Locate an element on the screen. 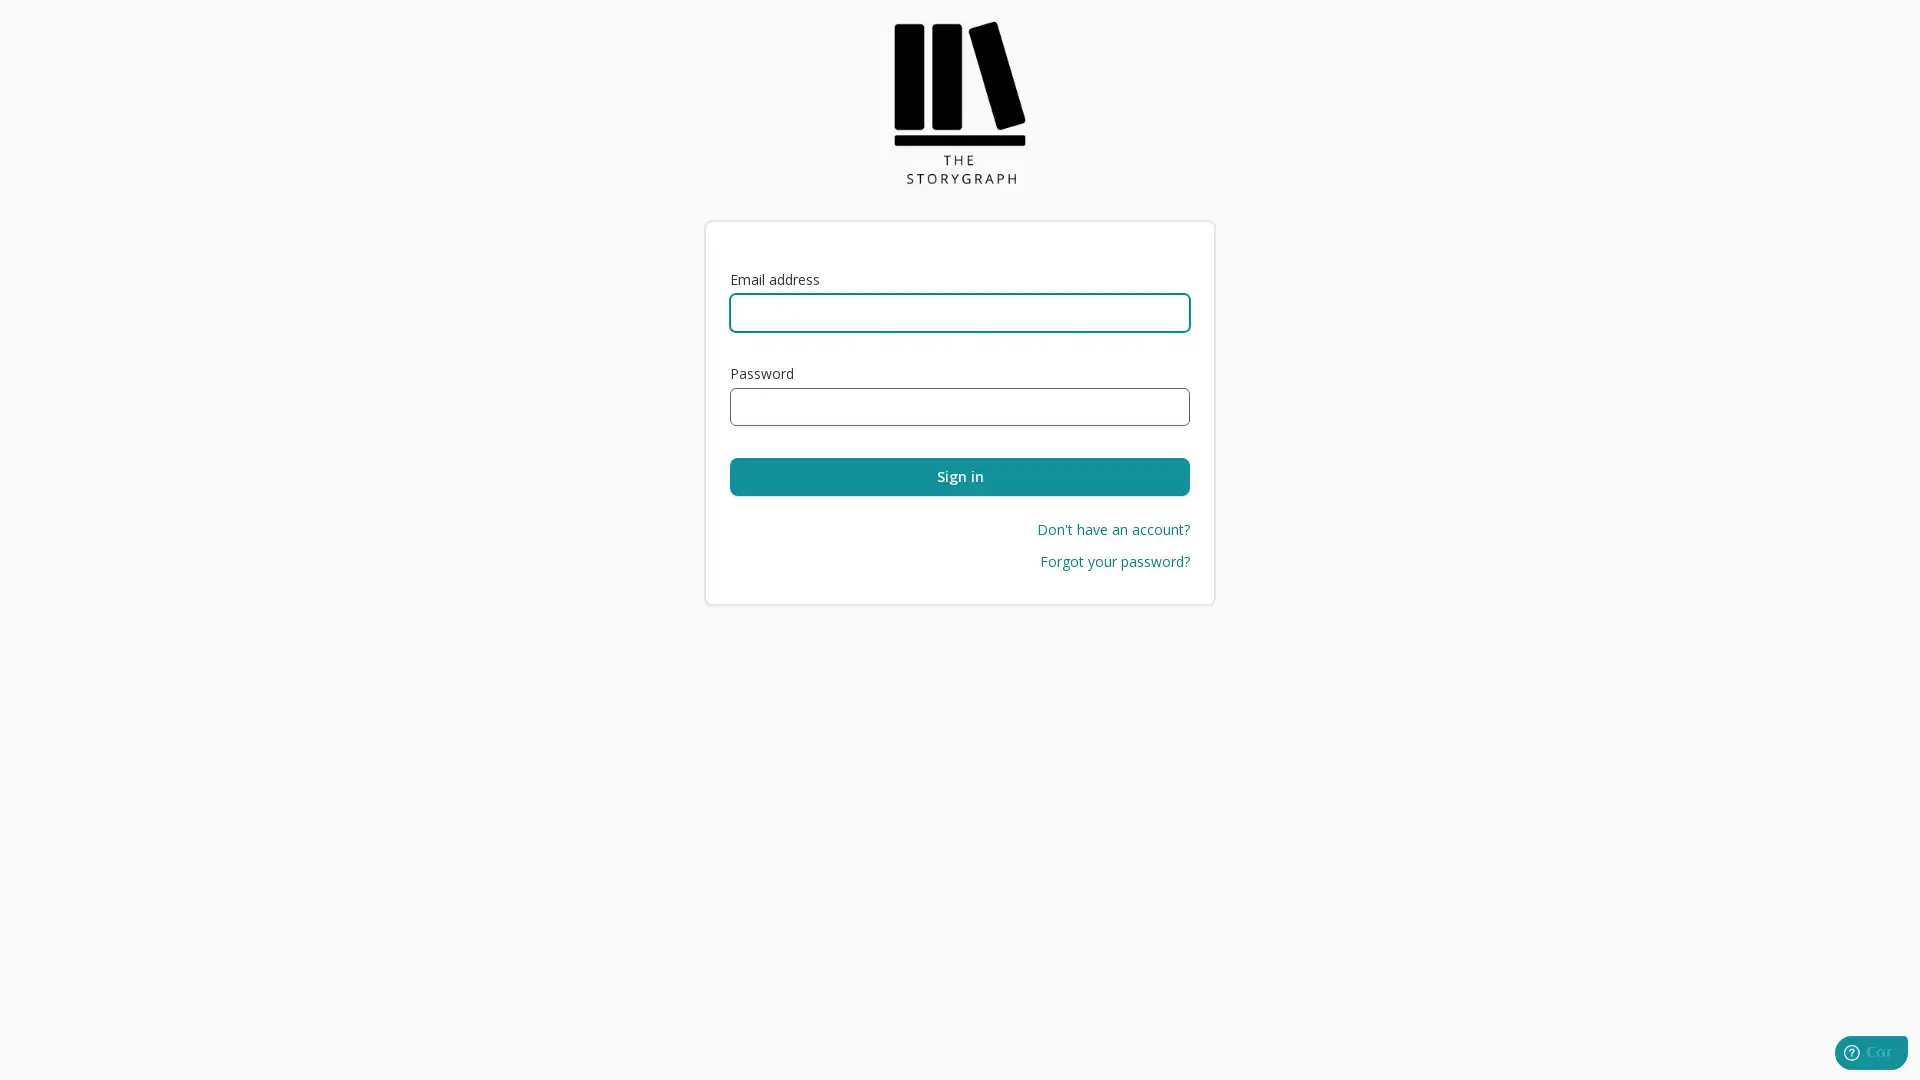  Sign in is located at coordinates (960, 477).